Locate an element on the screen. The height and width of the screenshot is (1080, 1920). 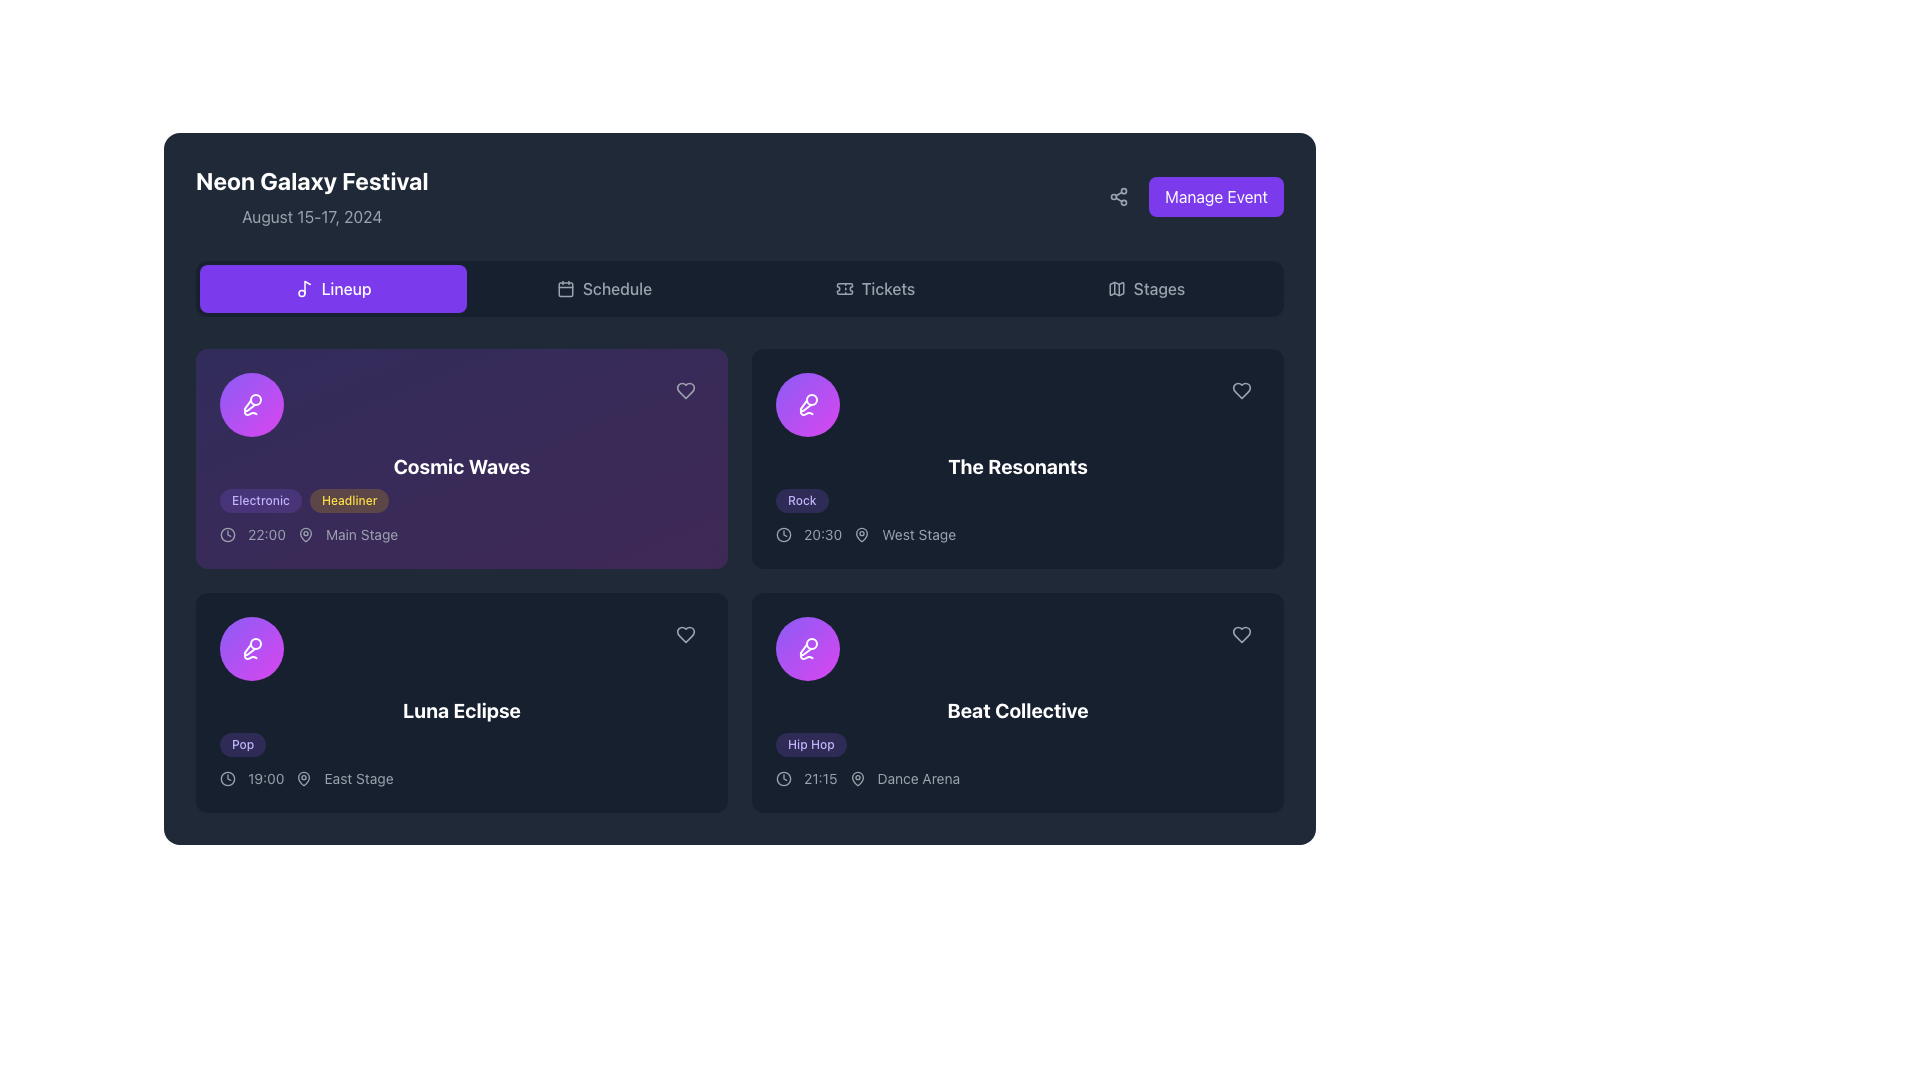
the microphone icon located to the left of the 'Cosmic Waves' text in the 'Lineup' section of the interface is located at coordinates (248, 405).